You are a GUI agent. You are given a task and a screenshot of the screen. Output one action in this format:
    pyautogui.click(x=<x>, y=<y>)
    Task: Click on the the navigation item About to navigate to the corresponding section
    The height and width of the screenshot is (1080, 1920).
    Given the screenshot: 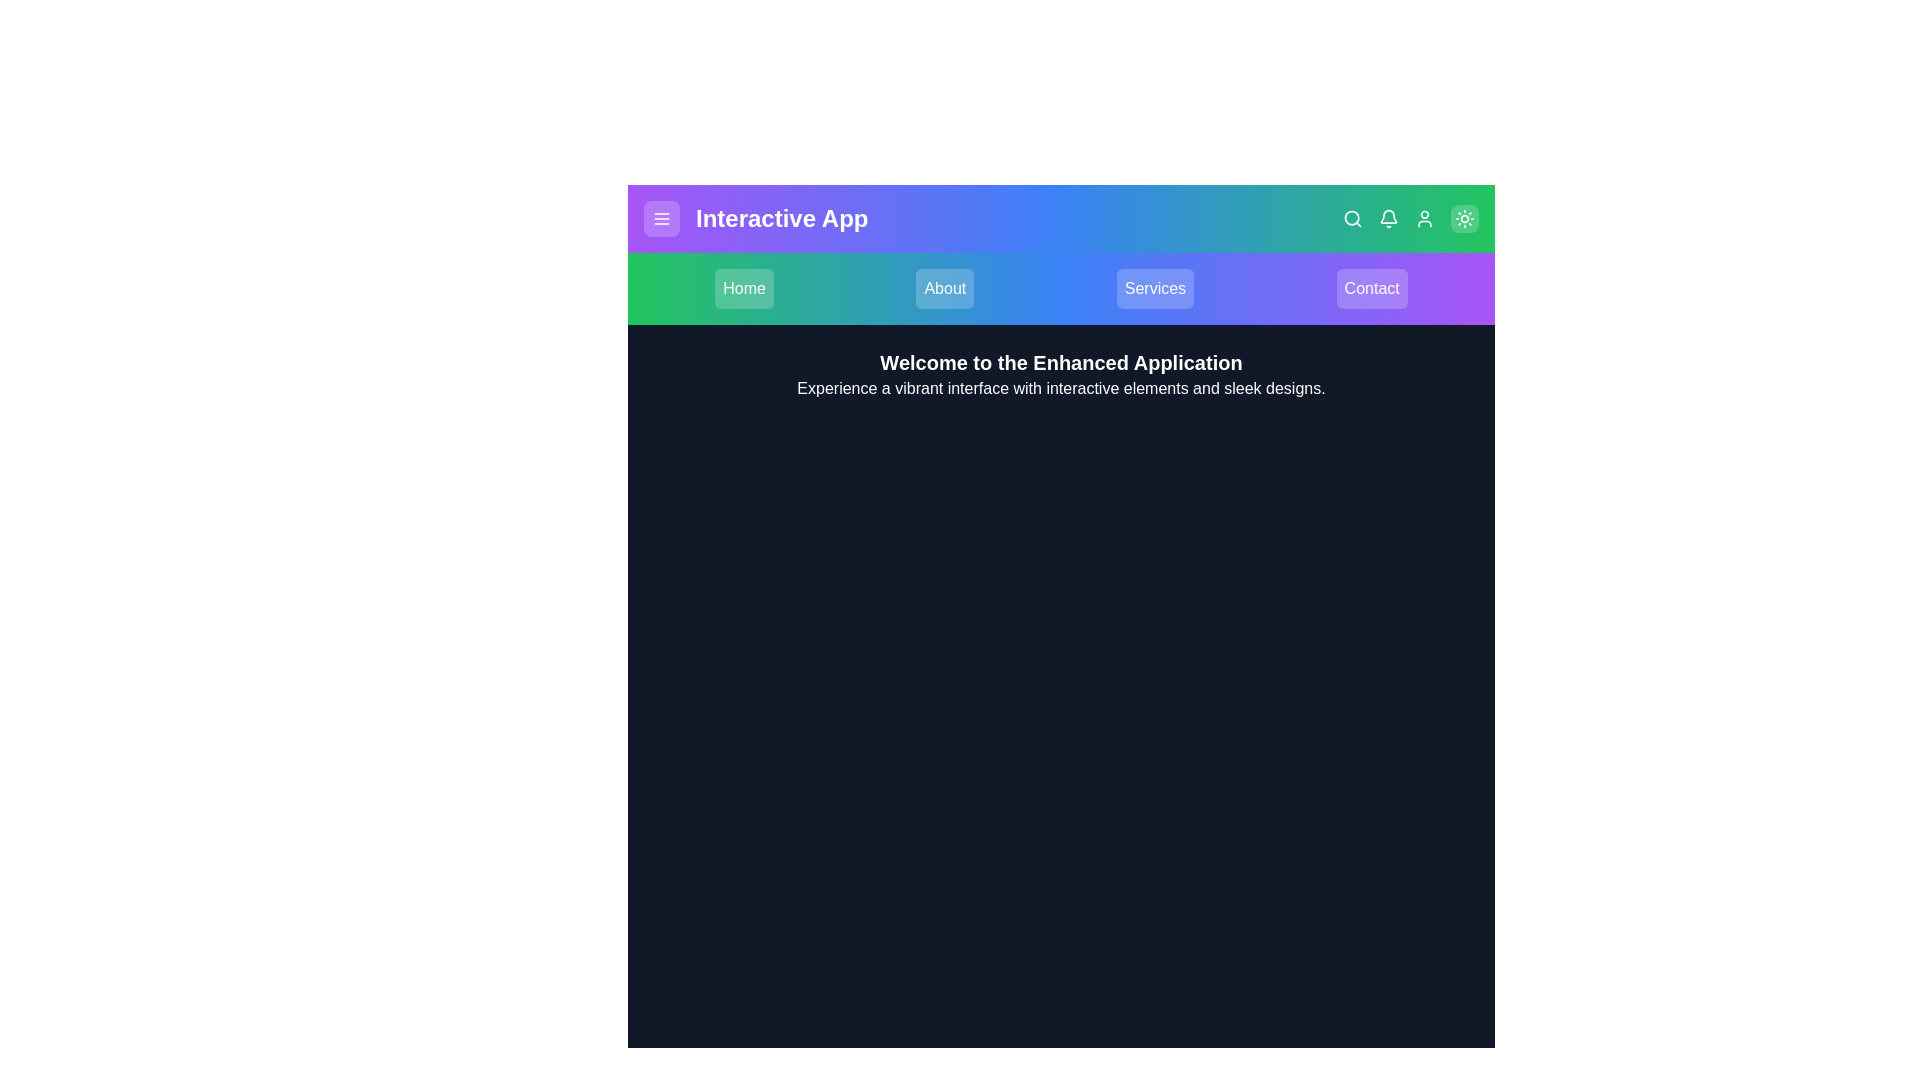 What is the action you would take?
    pyautogui.click(x=944, y=289)
    